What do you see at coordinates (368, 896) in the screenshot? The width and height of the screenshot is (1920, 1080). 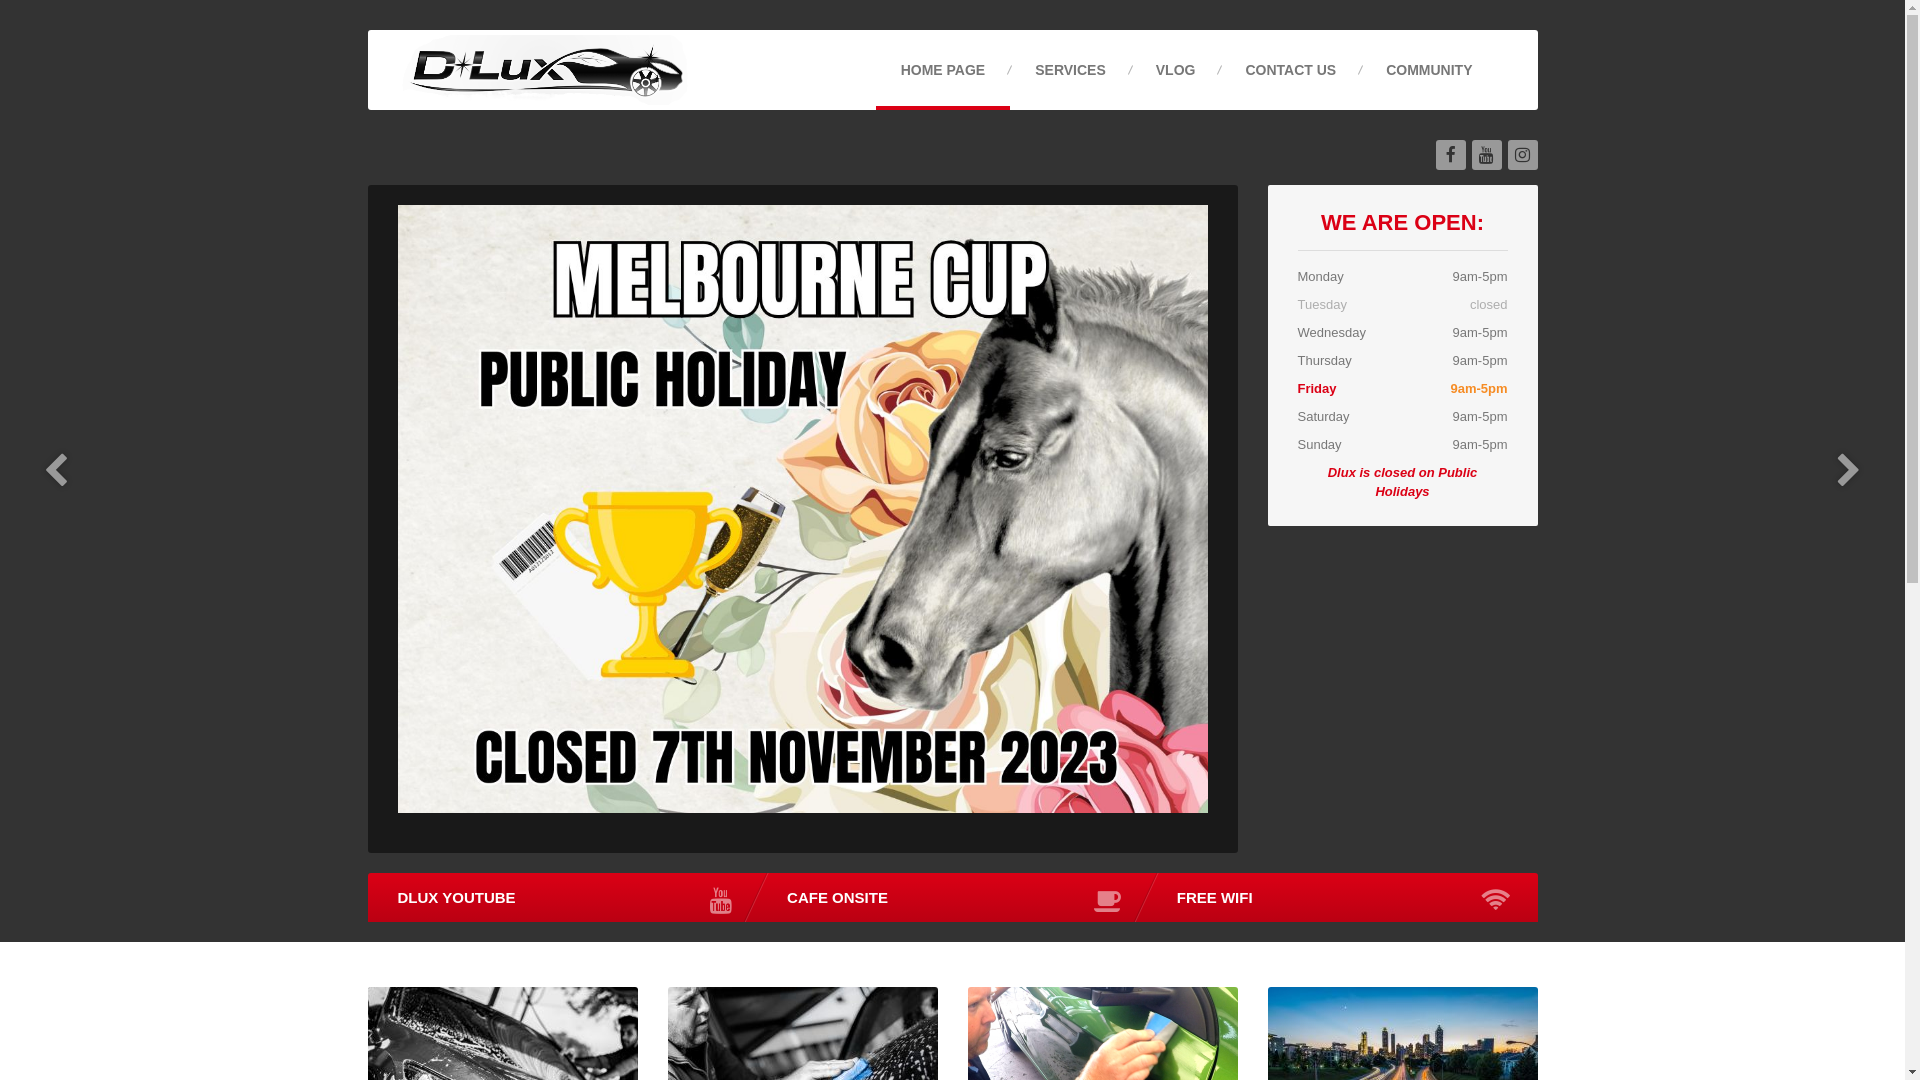 I see `'DLUX YOUTUBE'` at bounding box center [368, 896].